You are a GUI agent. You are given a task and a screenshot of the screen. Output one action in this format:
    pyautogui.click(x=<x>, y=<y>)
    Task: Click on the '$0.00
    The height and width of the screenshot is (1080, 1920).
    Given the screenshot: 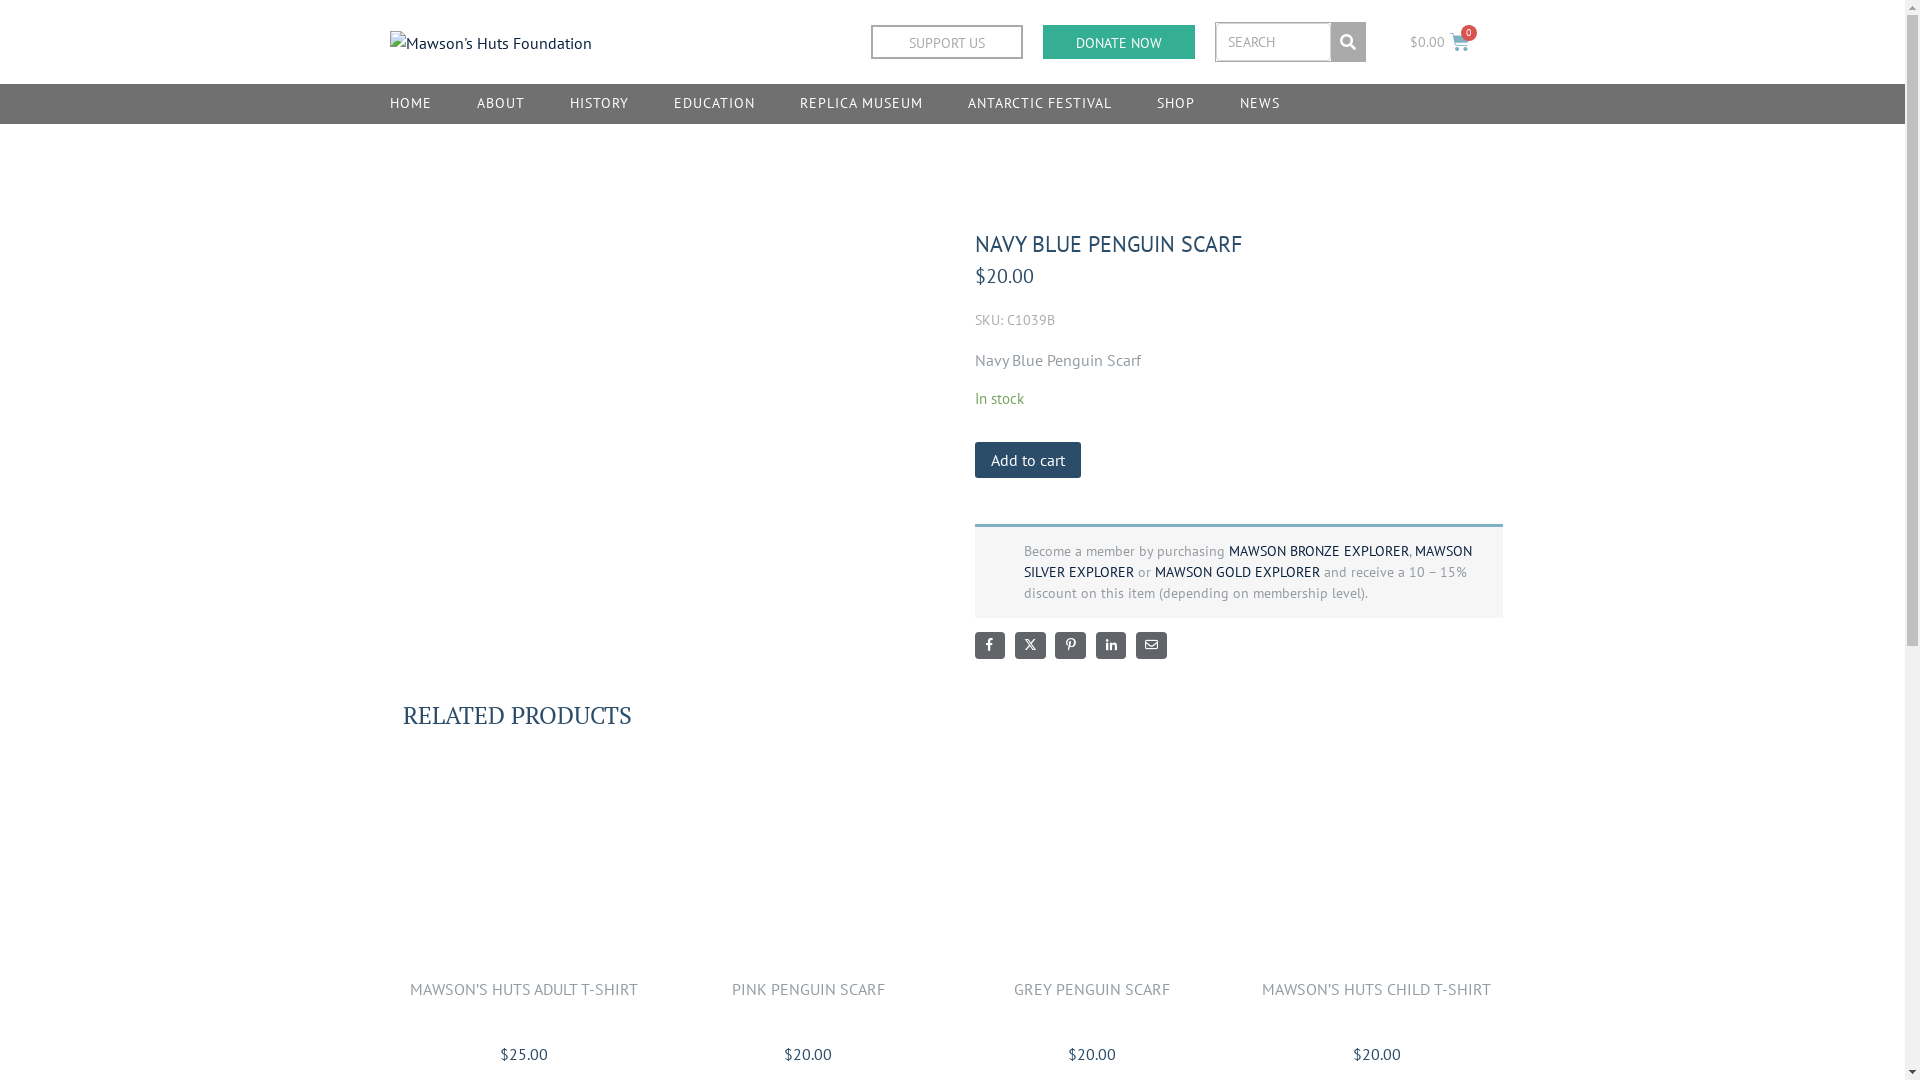 What is the action you would take?
    pyautogui.click(x=1438, y=42)
    